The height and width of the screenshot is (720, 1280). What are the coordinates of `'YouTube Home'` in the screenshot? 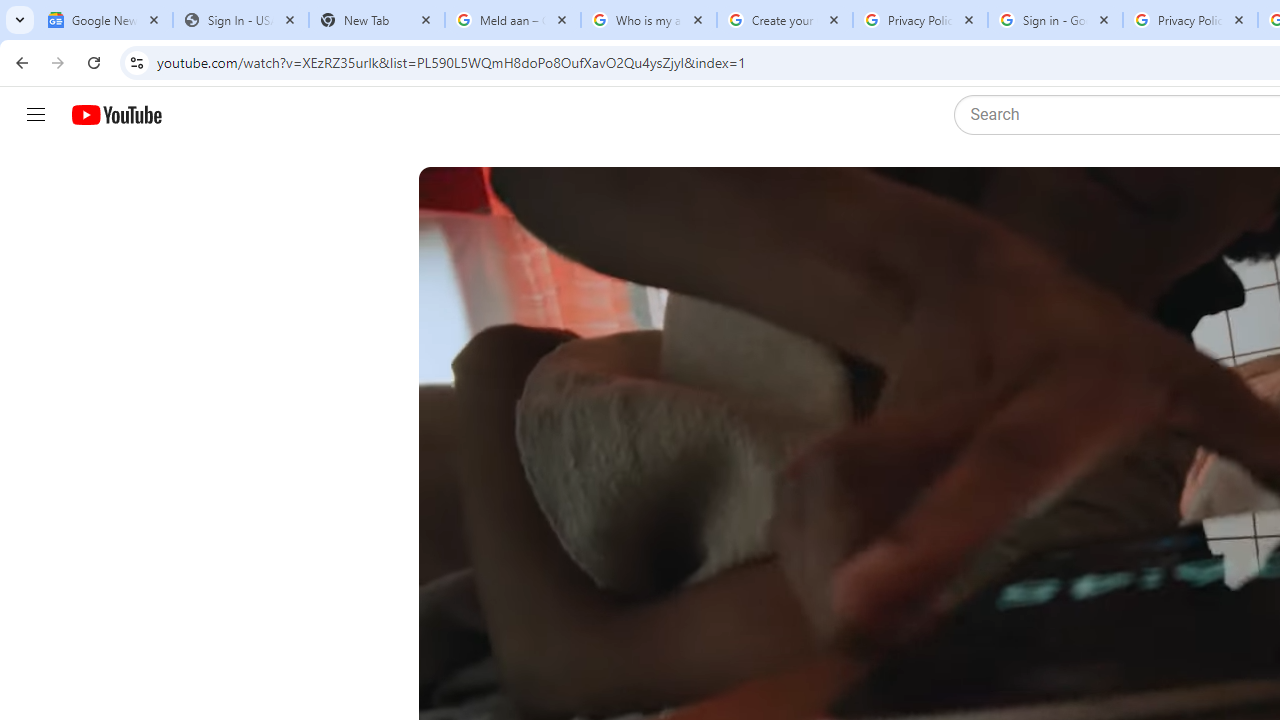 It's located at (115, 115).